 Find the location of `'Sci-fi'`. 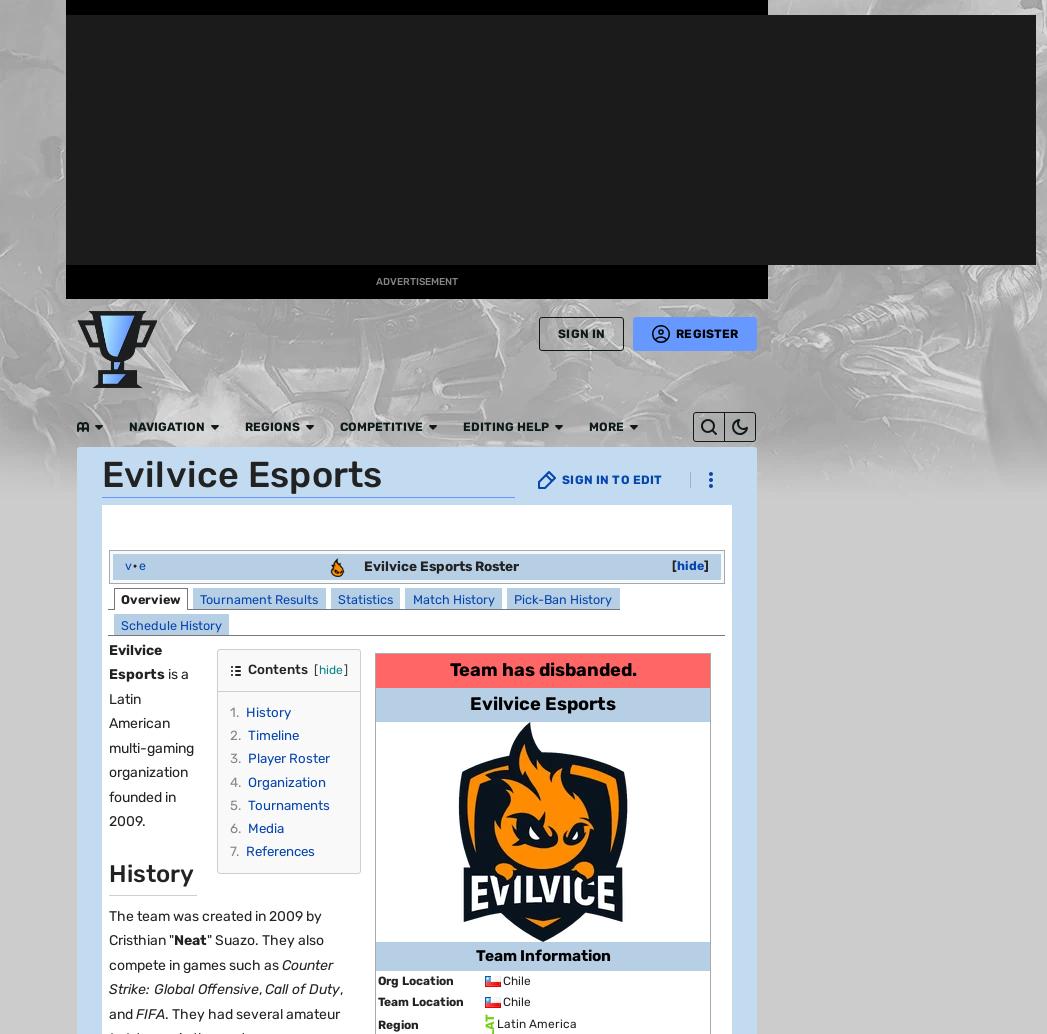

'Sci-fi' is located at coordinates (183, 223).